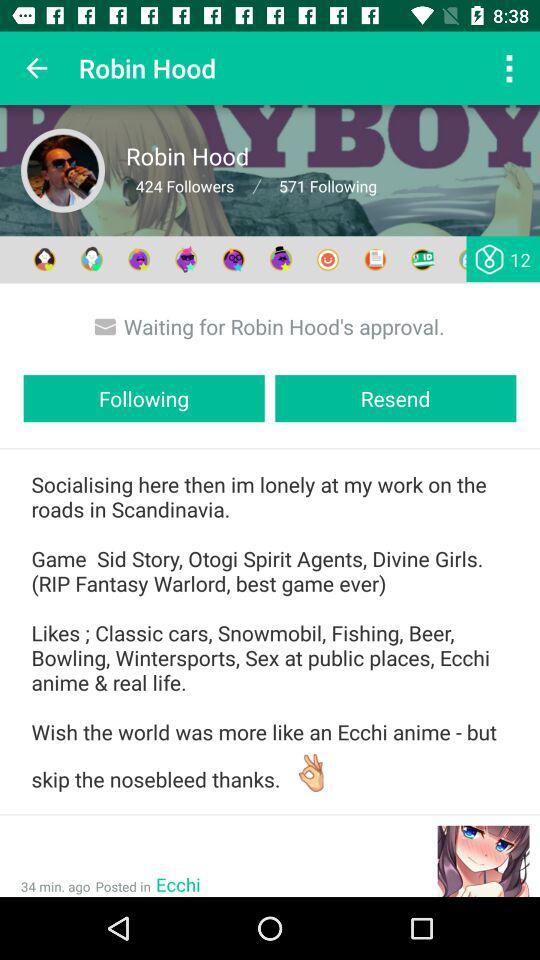 The width and height of the screenshot is (540, 960). I want to click on the eight emoji which is below the image, so click(375, 258).